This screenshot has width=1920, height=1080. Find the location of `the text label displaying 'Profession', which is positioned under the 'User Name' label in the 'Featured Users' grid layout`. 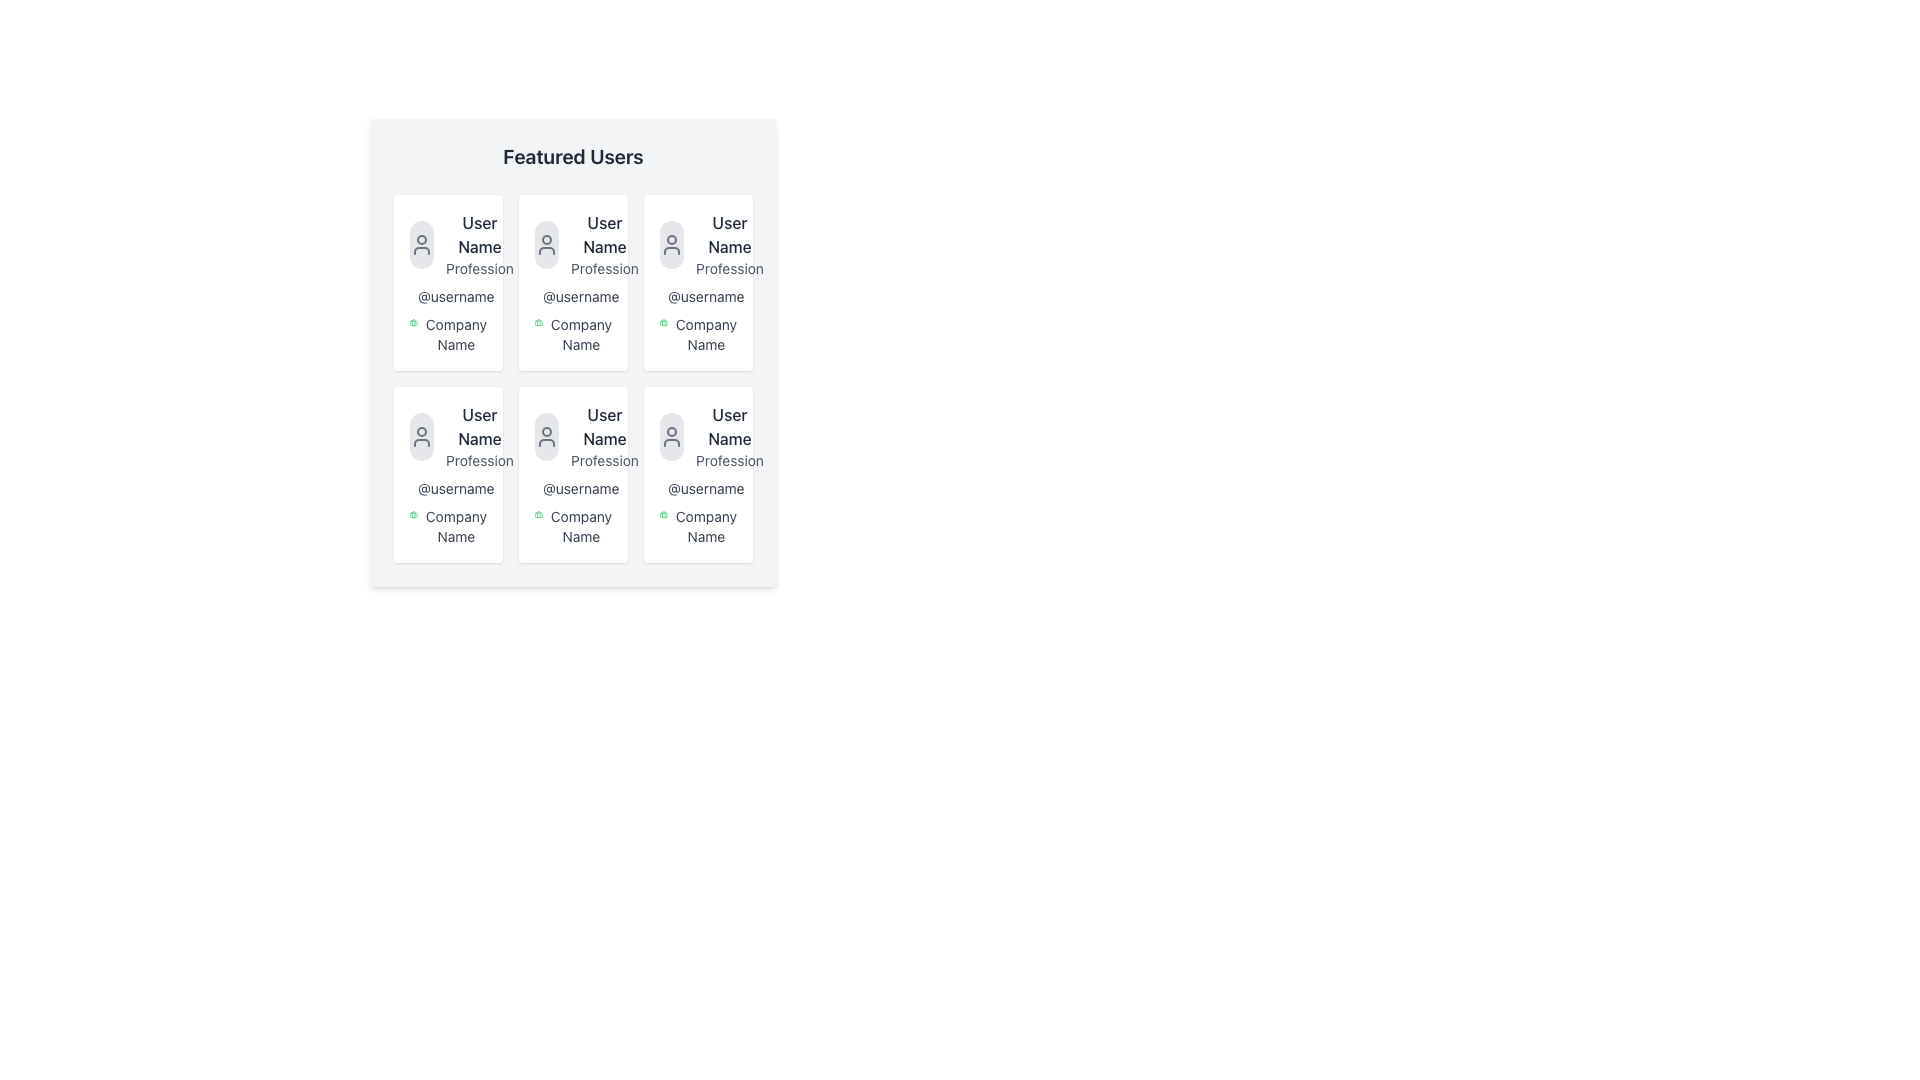

the text label displaying 'Profession', which is positioned under the 'User Name' label in the 'Featured Users' grid layout is located at coordinates (603, 461).